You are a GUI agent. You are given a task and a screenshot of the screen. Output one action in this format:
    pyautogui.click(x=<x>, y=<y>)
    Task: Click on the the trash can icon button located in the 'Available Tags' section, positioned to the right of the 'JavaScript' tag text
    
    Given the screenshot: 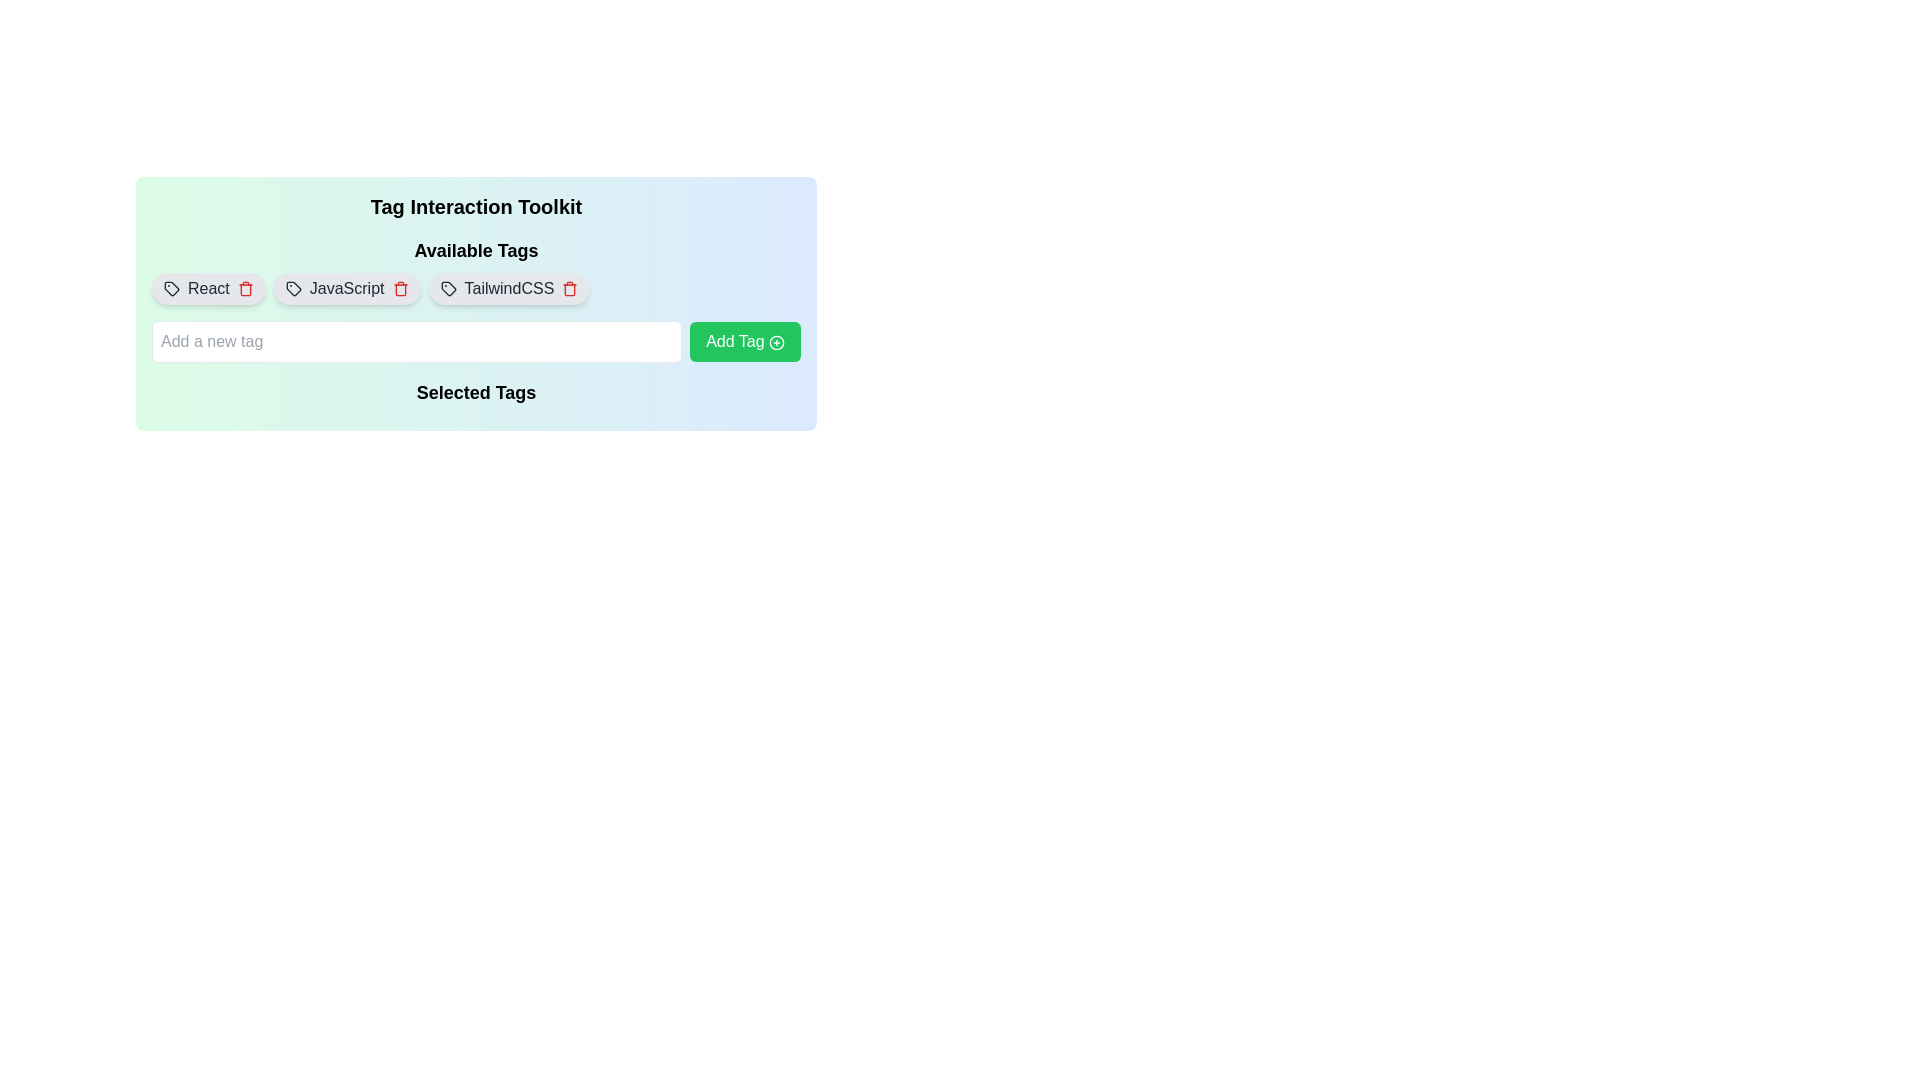 What is the action you would take?
    pyautogui.click(x=400, y=290)
    